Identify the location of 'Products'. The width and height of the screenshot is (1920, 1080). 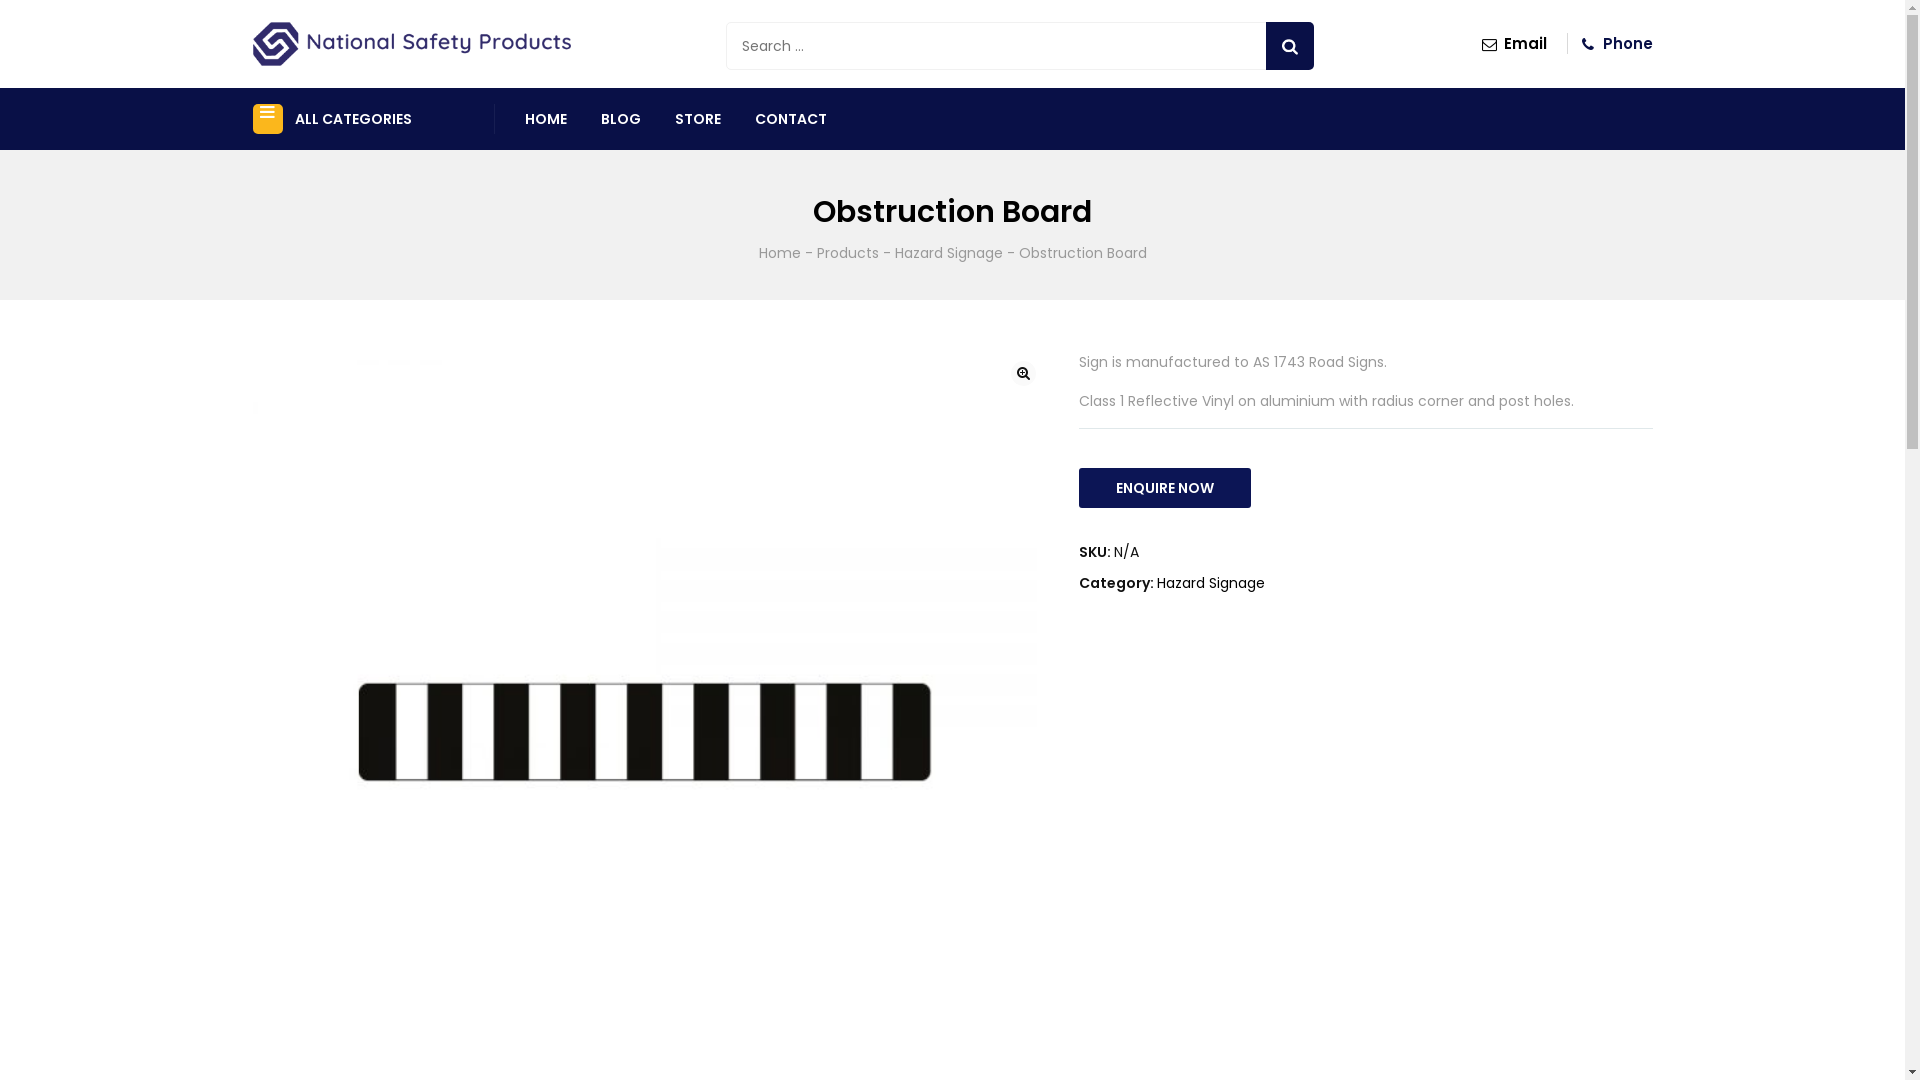
(816, 252).